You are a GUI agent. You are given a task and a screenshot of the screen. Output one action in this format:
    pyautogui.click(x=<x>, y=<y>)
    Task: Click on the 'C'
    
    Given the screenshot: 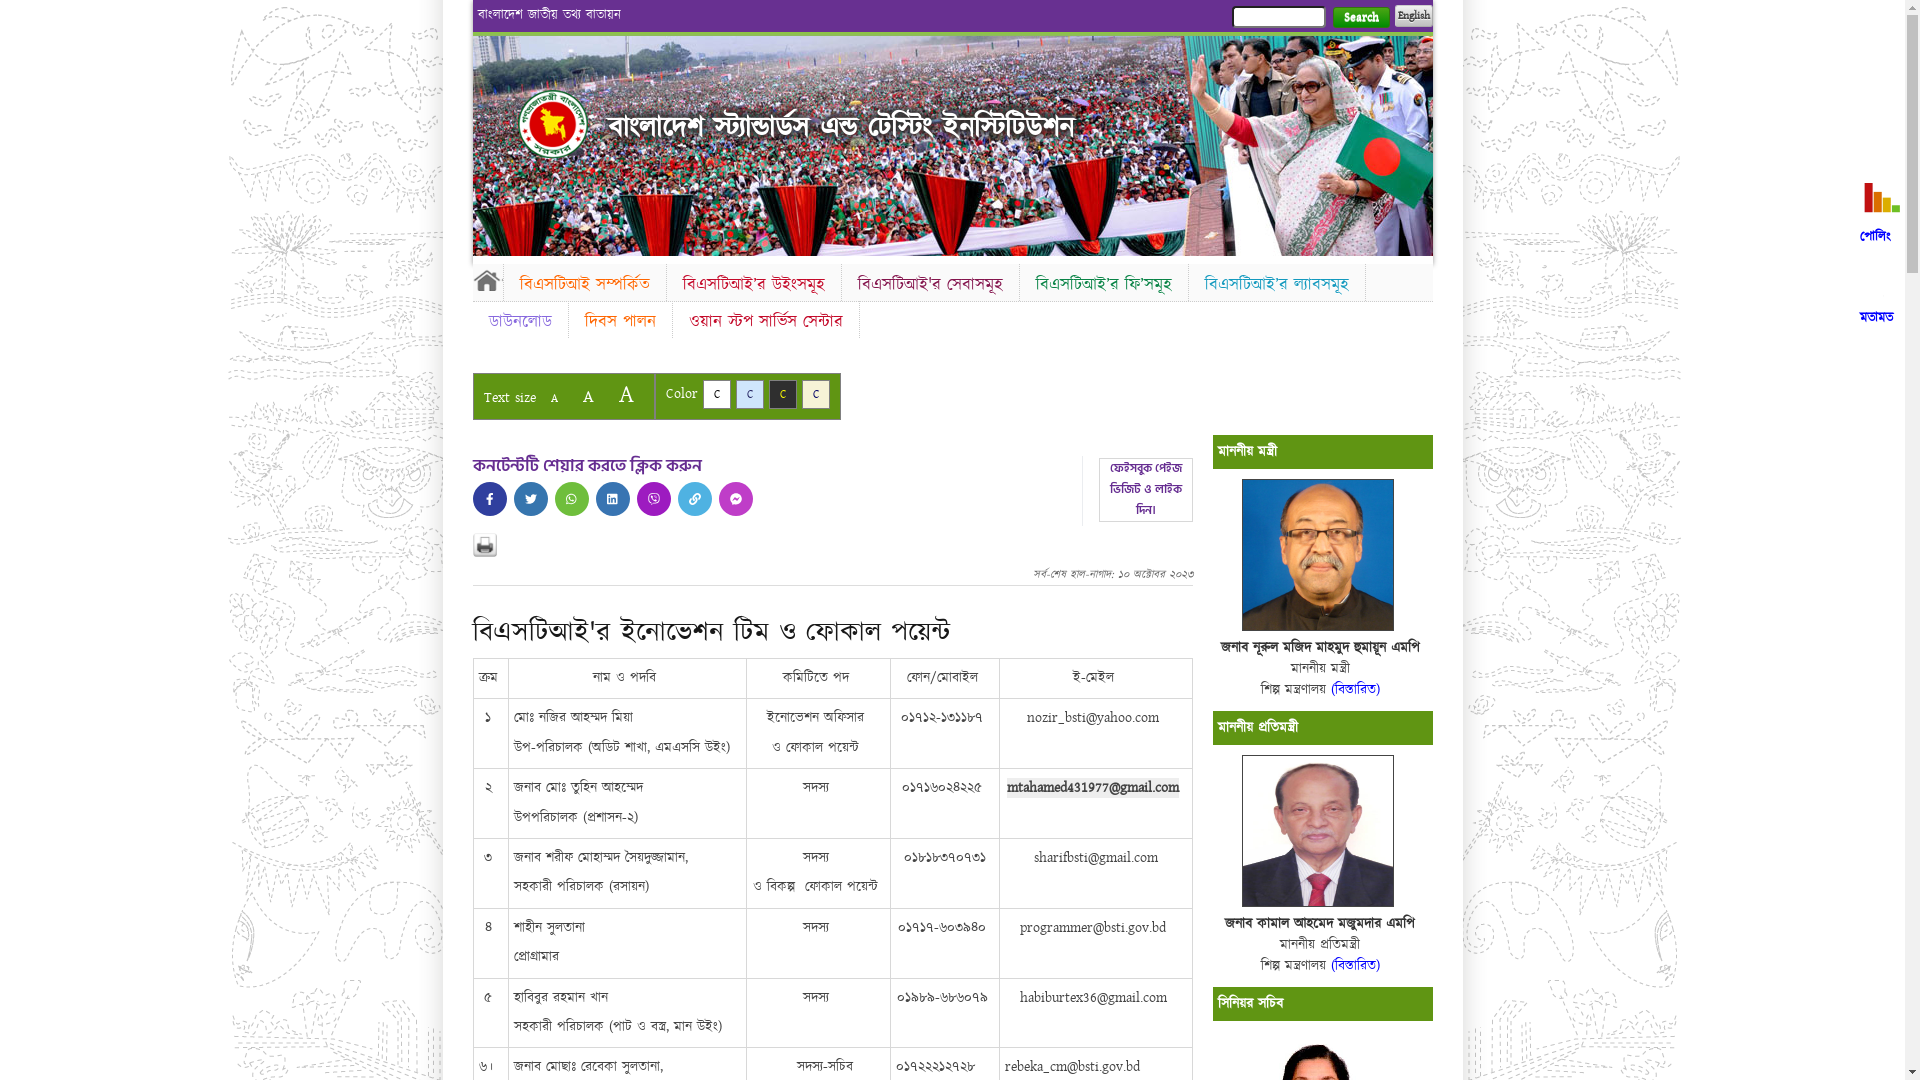 What is the action you would take?
    pyautogui.click(x=781, y=394)
    